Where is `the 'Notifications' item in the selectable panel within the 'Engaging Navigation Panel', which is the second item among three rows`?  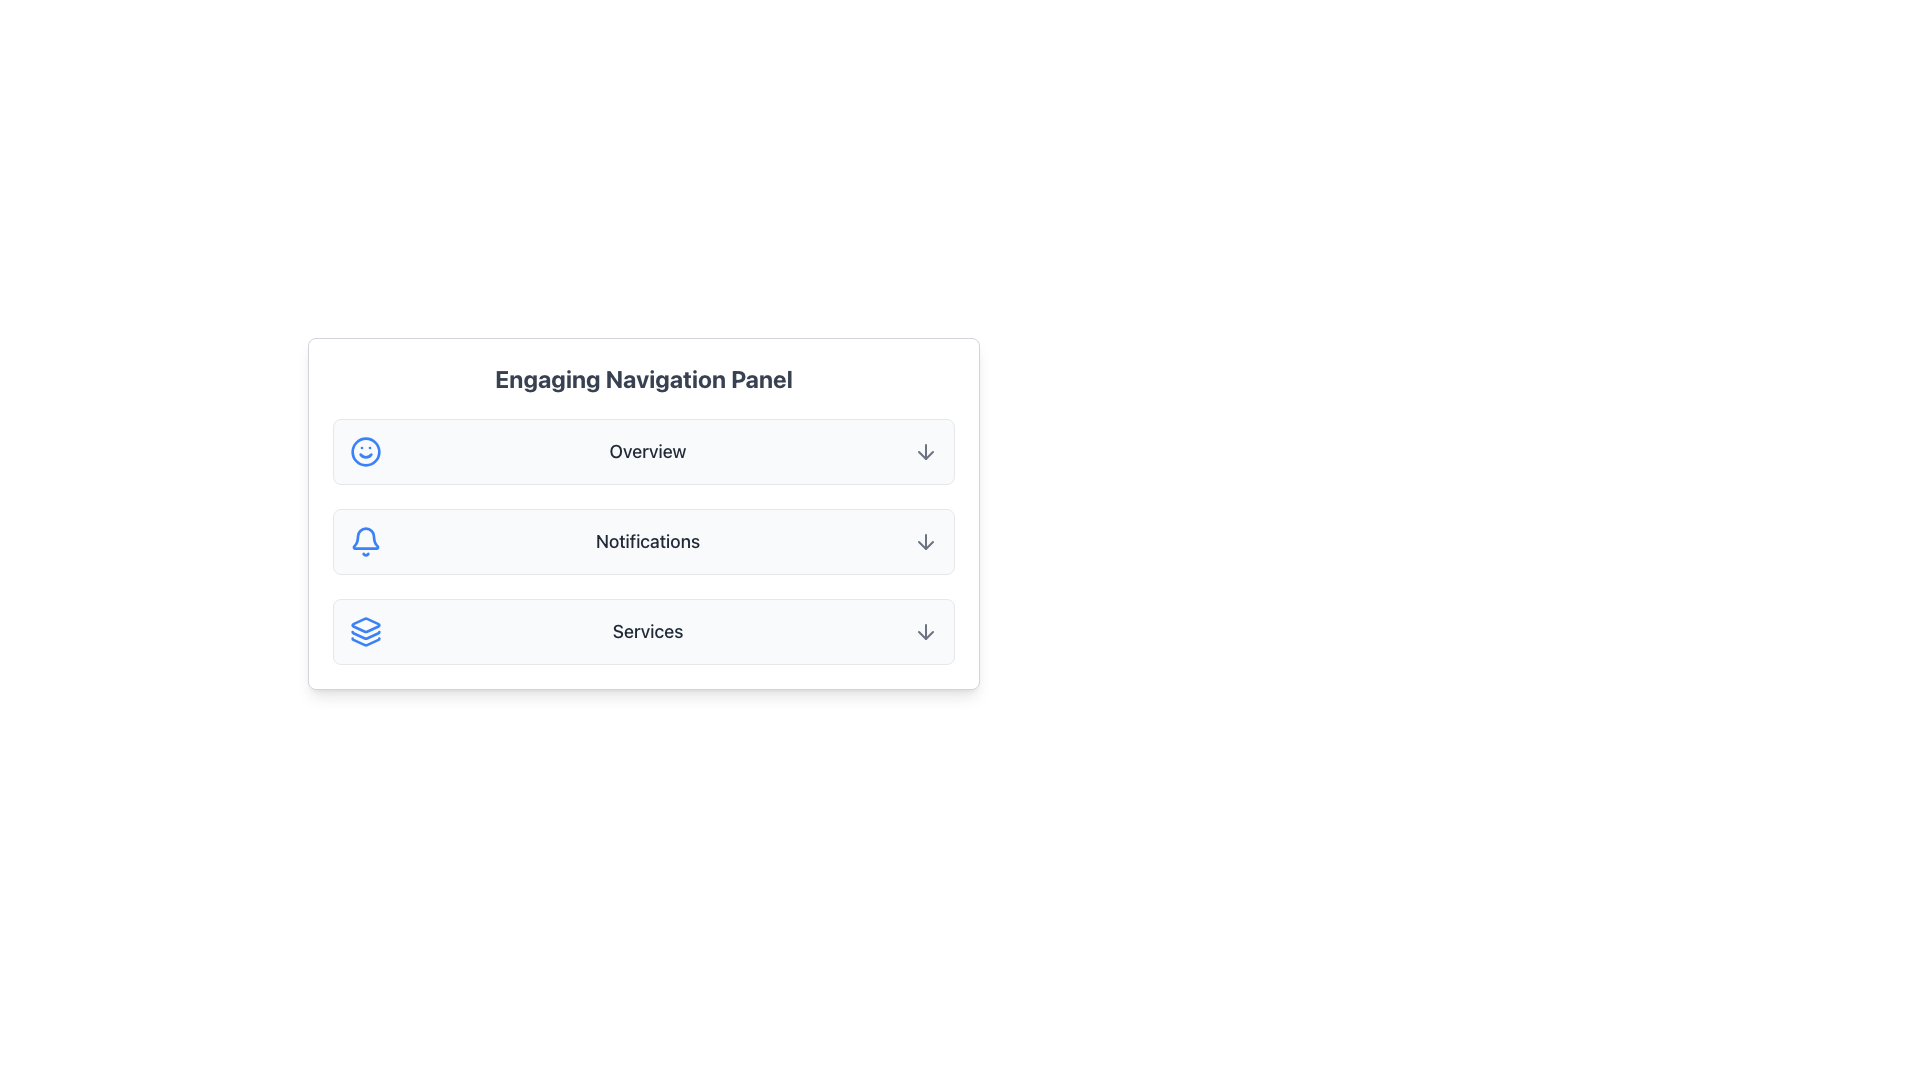 the 'Notifications' item in the selectable panel within the 'Engaging Navigation Panel', which is the second item among three rows is located at coordinates (643, 512).